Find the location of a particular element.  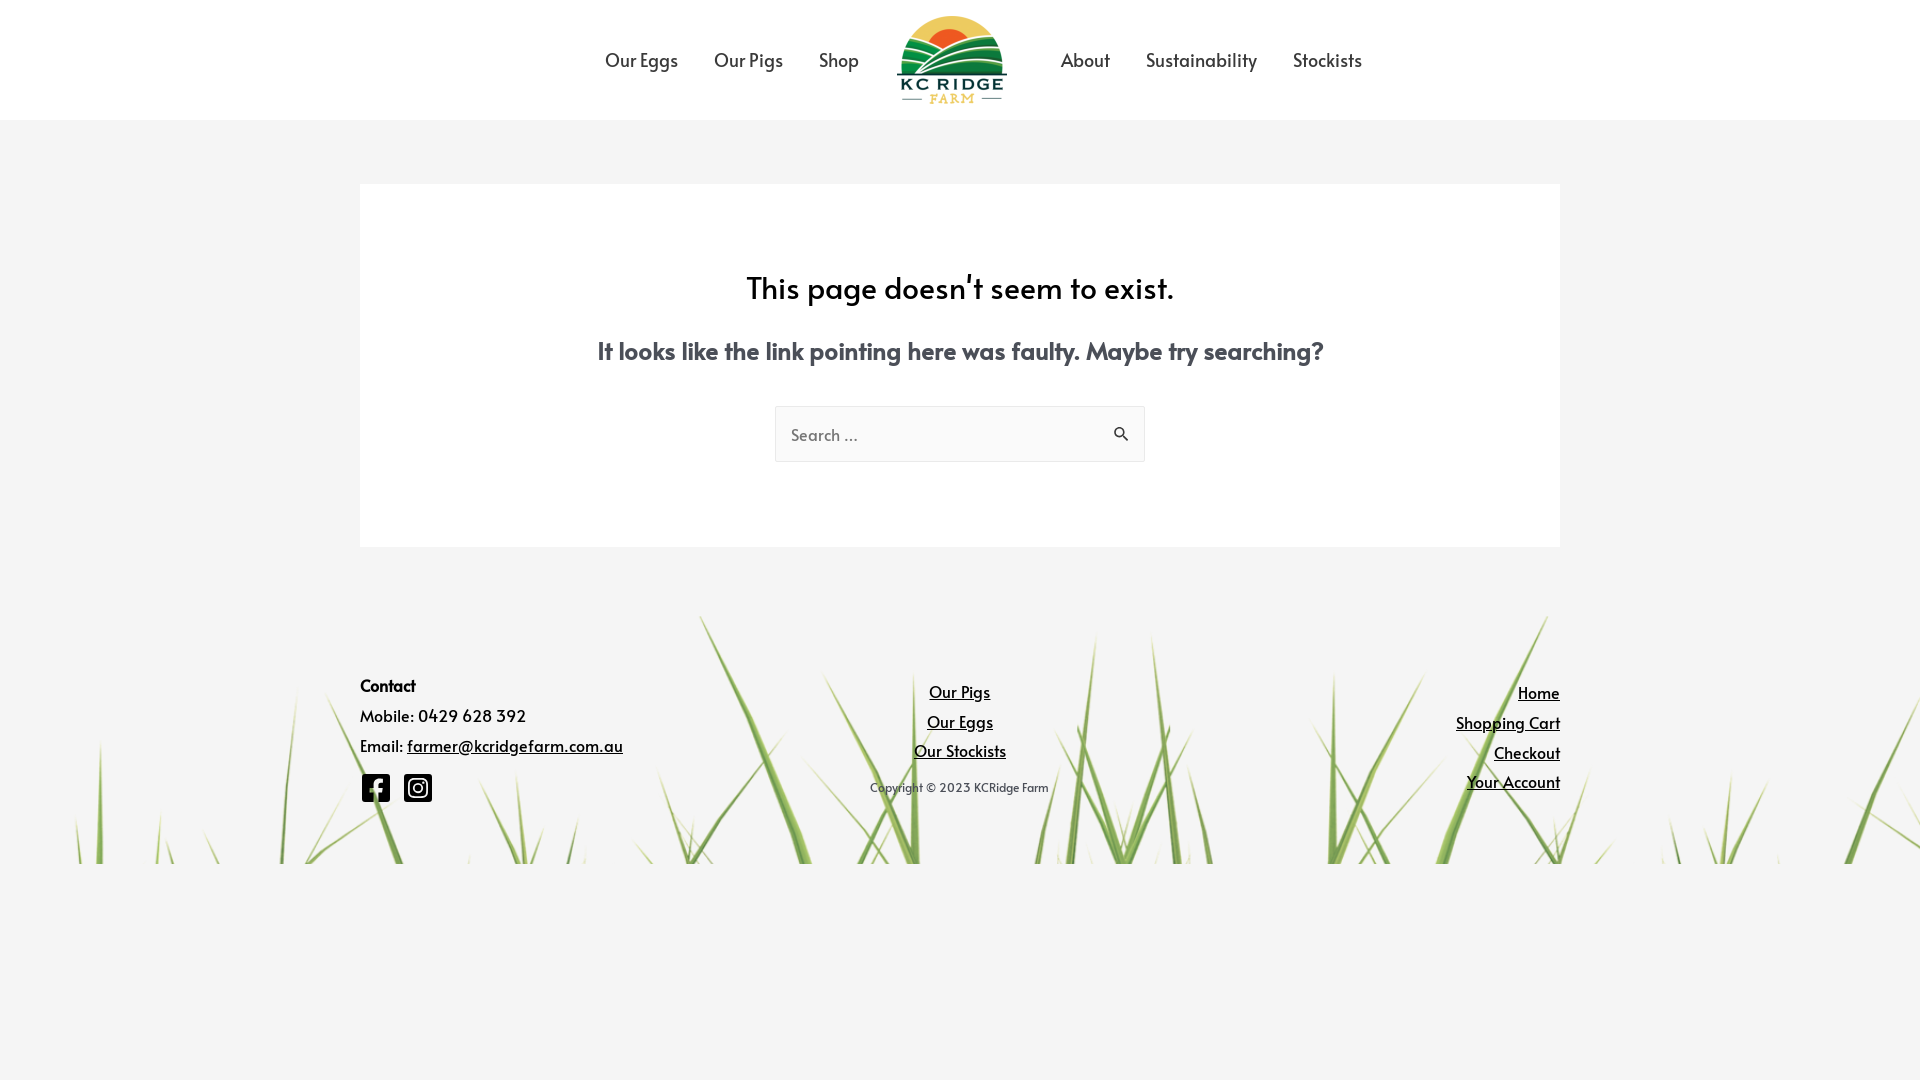

'Stockists' is located at coordinates (1327, 59).